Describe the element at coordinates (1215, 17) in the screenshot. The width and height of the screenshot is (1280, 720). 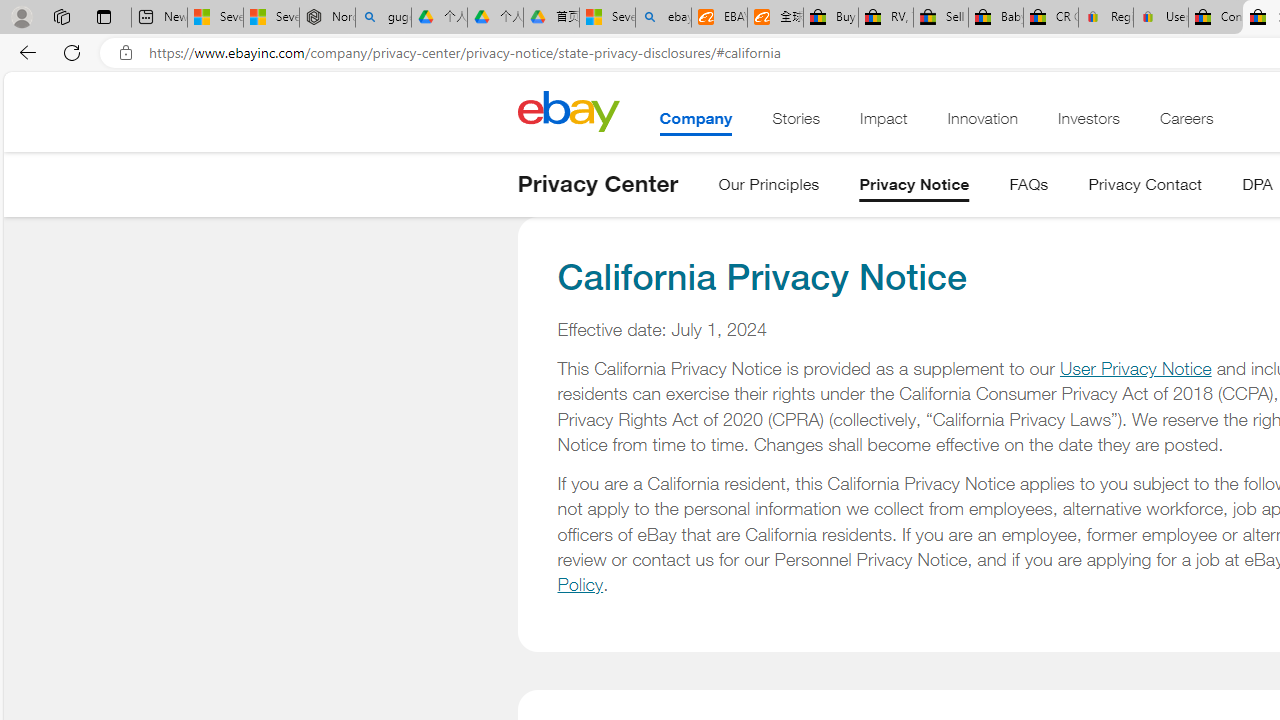
I see `'Consumer Health Data Privacy Policy - eBay Inc.'` at that location.